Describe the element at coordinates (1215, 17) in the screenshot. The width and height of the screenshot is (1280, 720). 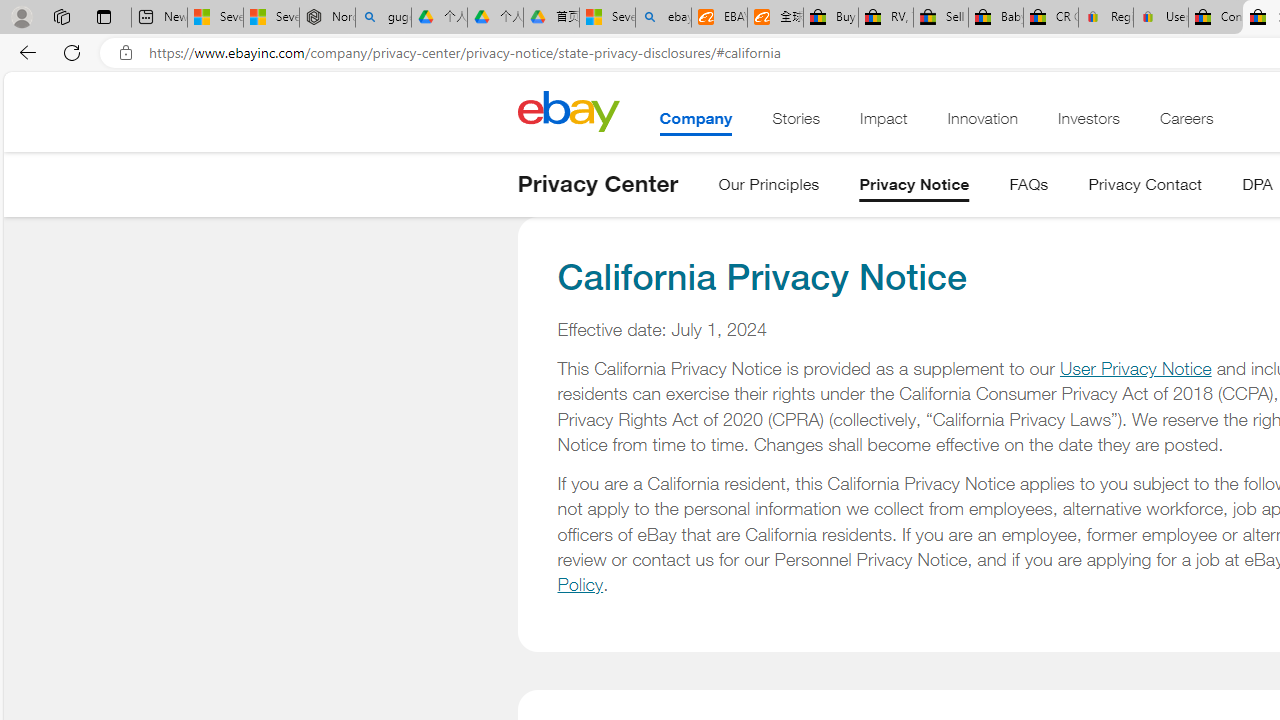
I see `'Consumer Health Data Privacy Policy - eBay Inc.'` at that location.